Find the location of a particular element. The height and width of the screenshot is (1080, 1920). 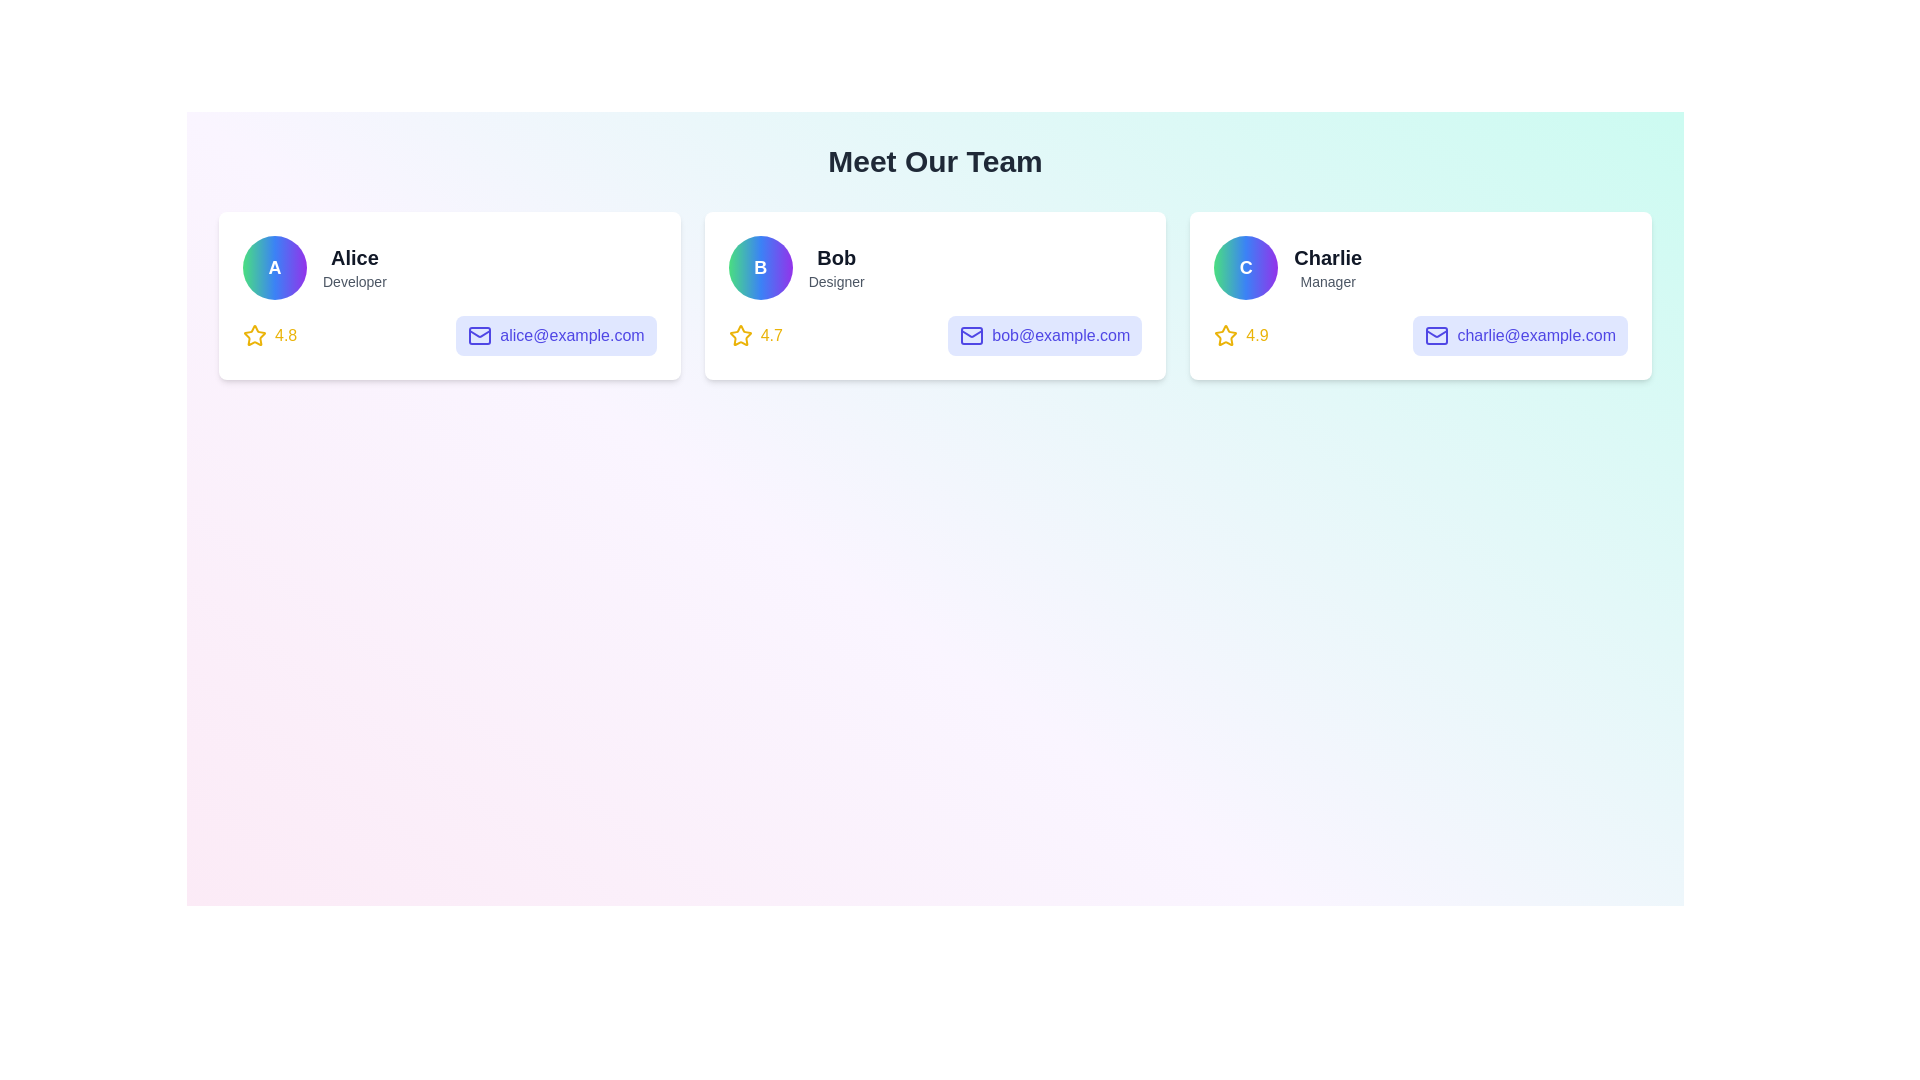

the 'Developer' text label, which is located in the lower section of the card is located at coordinates (354, 281).